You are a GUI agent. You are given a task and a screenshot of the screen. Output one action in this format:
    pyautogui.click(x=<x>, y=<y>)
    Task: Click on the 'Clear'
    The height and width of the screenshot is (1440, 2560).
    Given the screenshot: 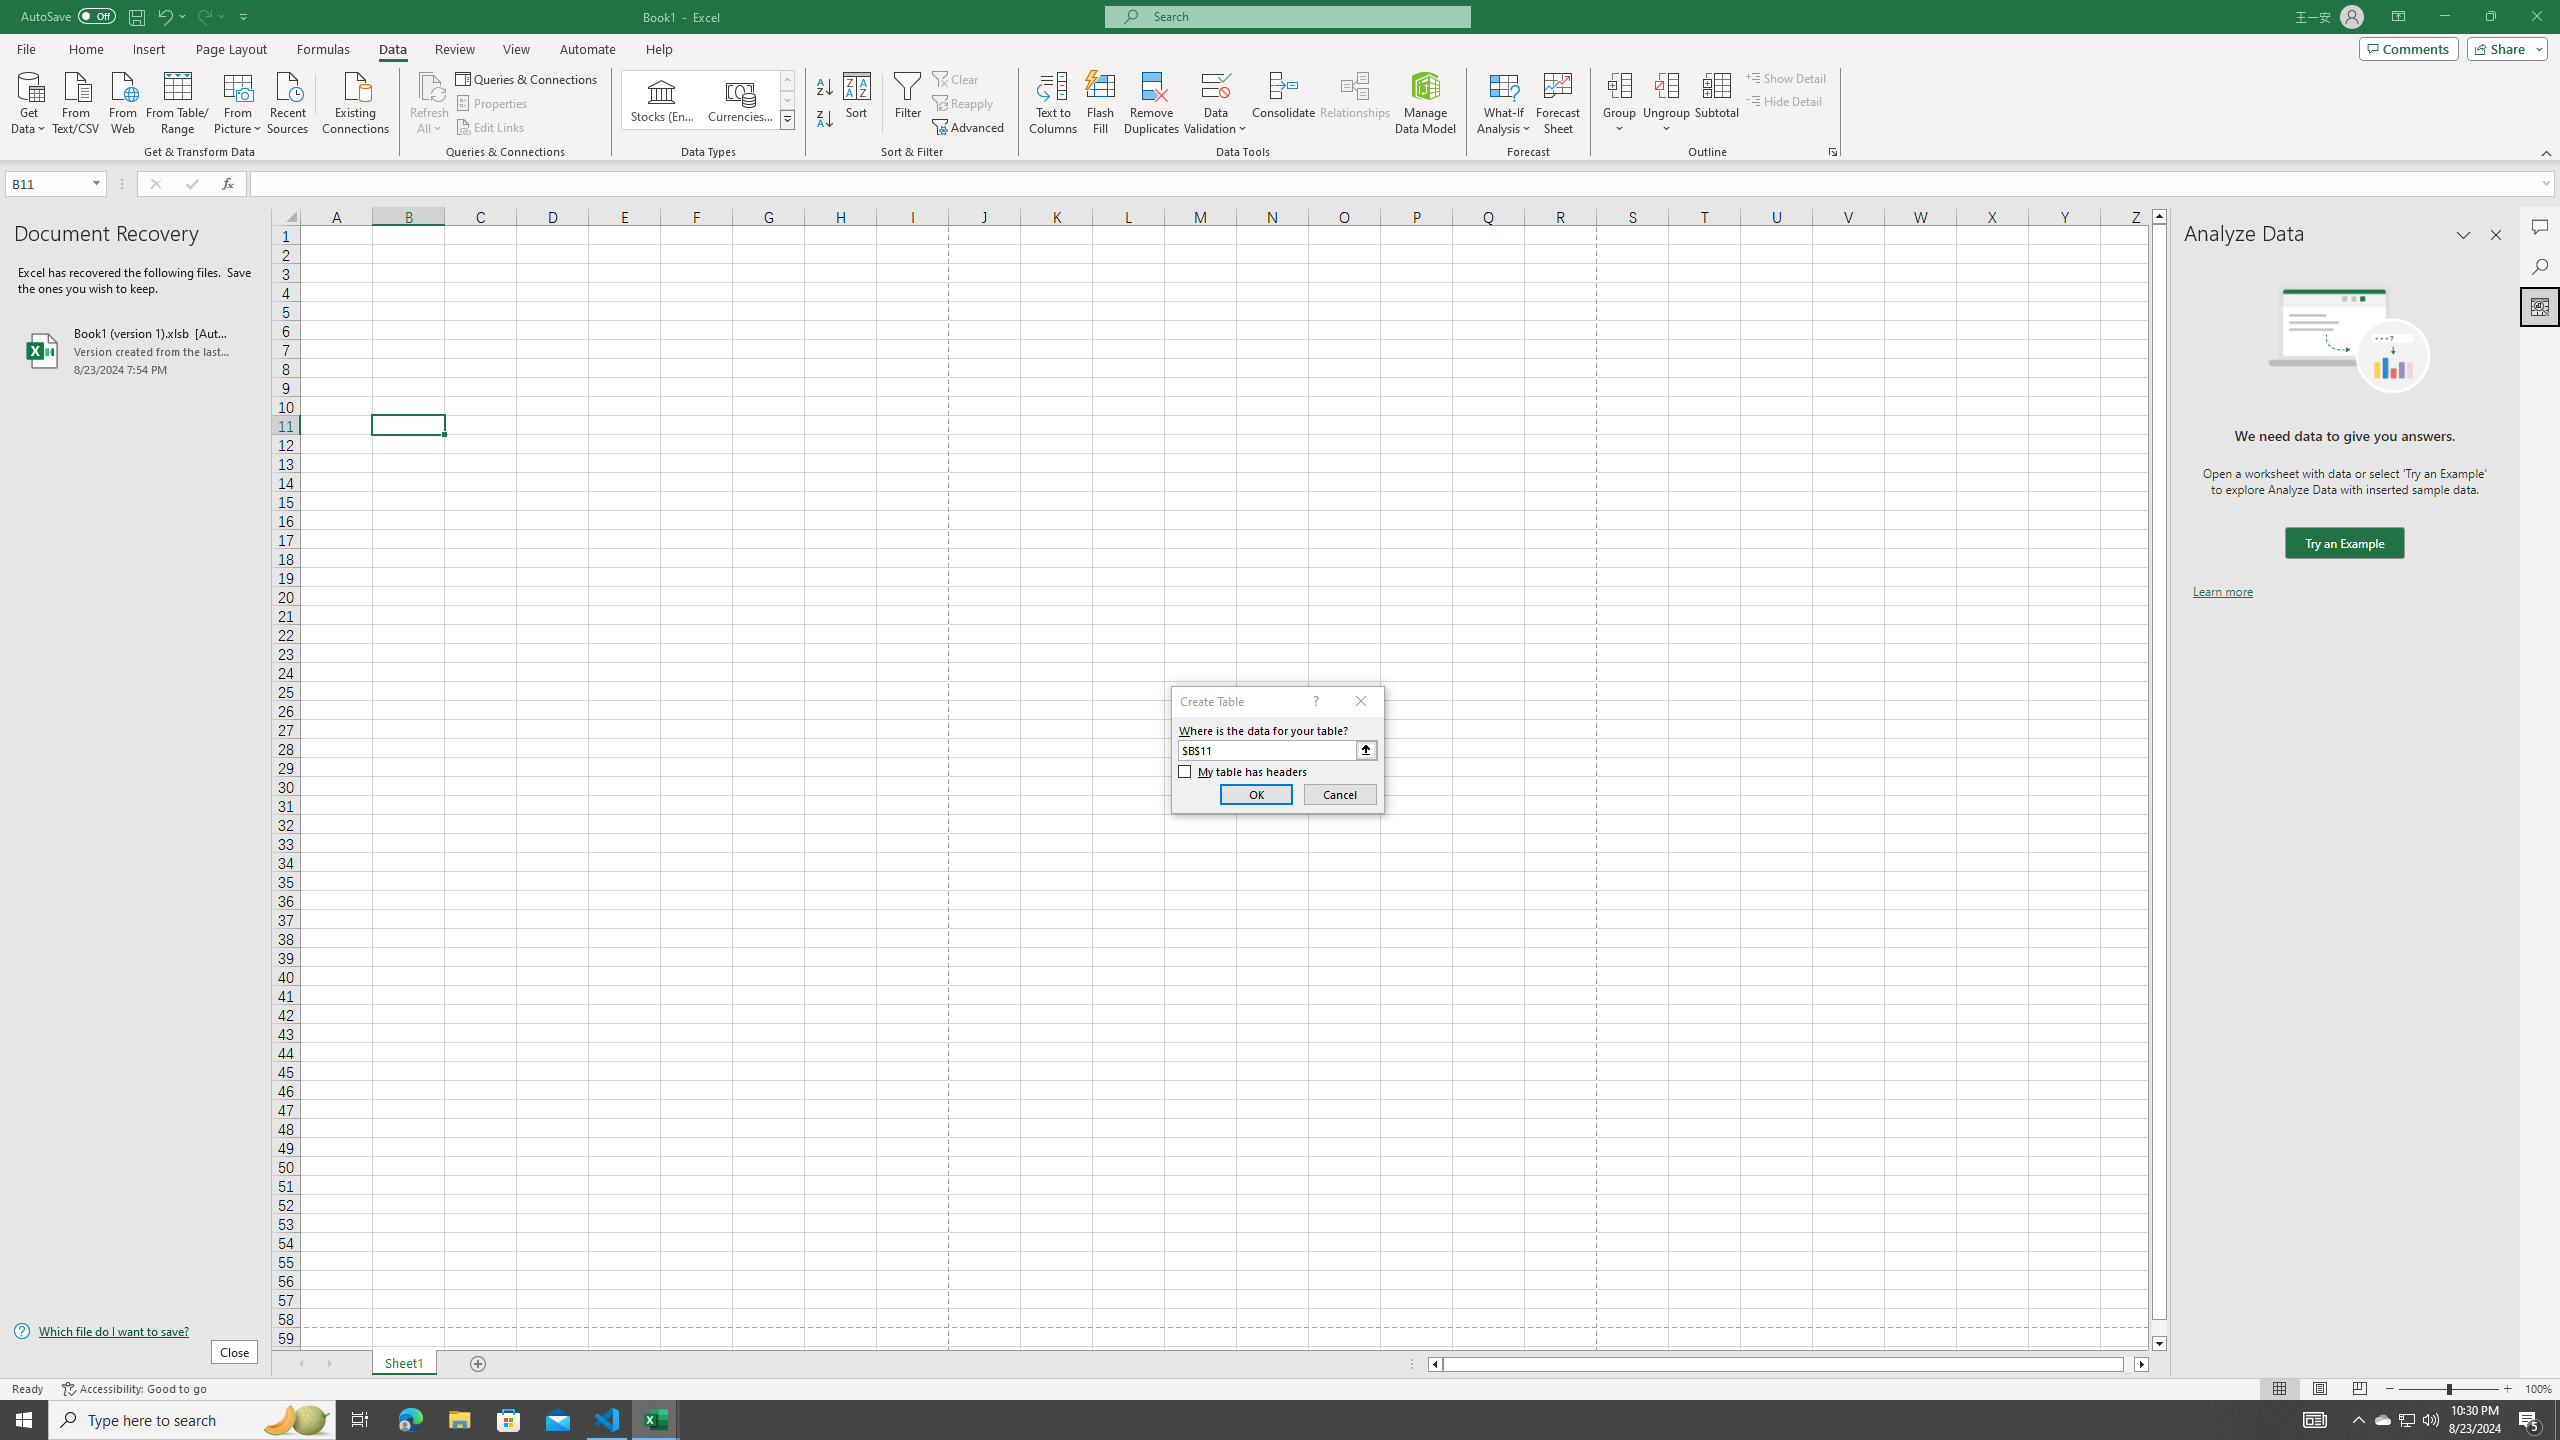 What is the action you would take?
    pyautogui.click(x=957, y=78)
    